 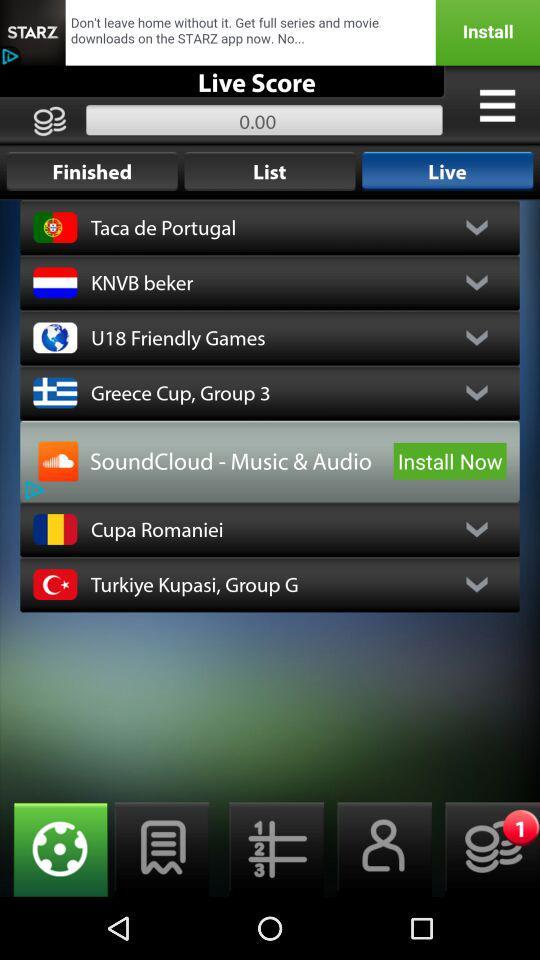 What do you see at coordinates (270, 909) in the screenshot?
I see `the list icon` at bounding box center [270, 909].